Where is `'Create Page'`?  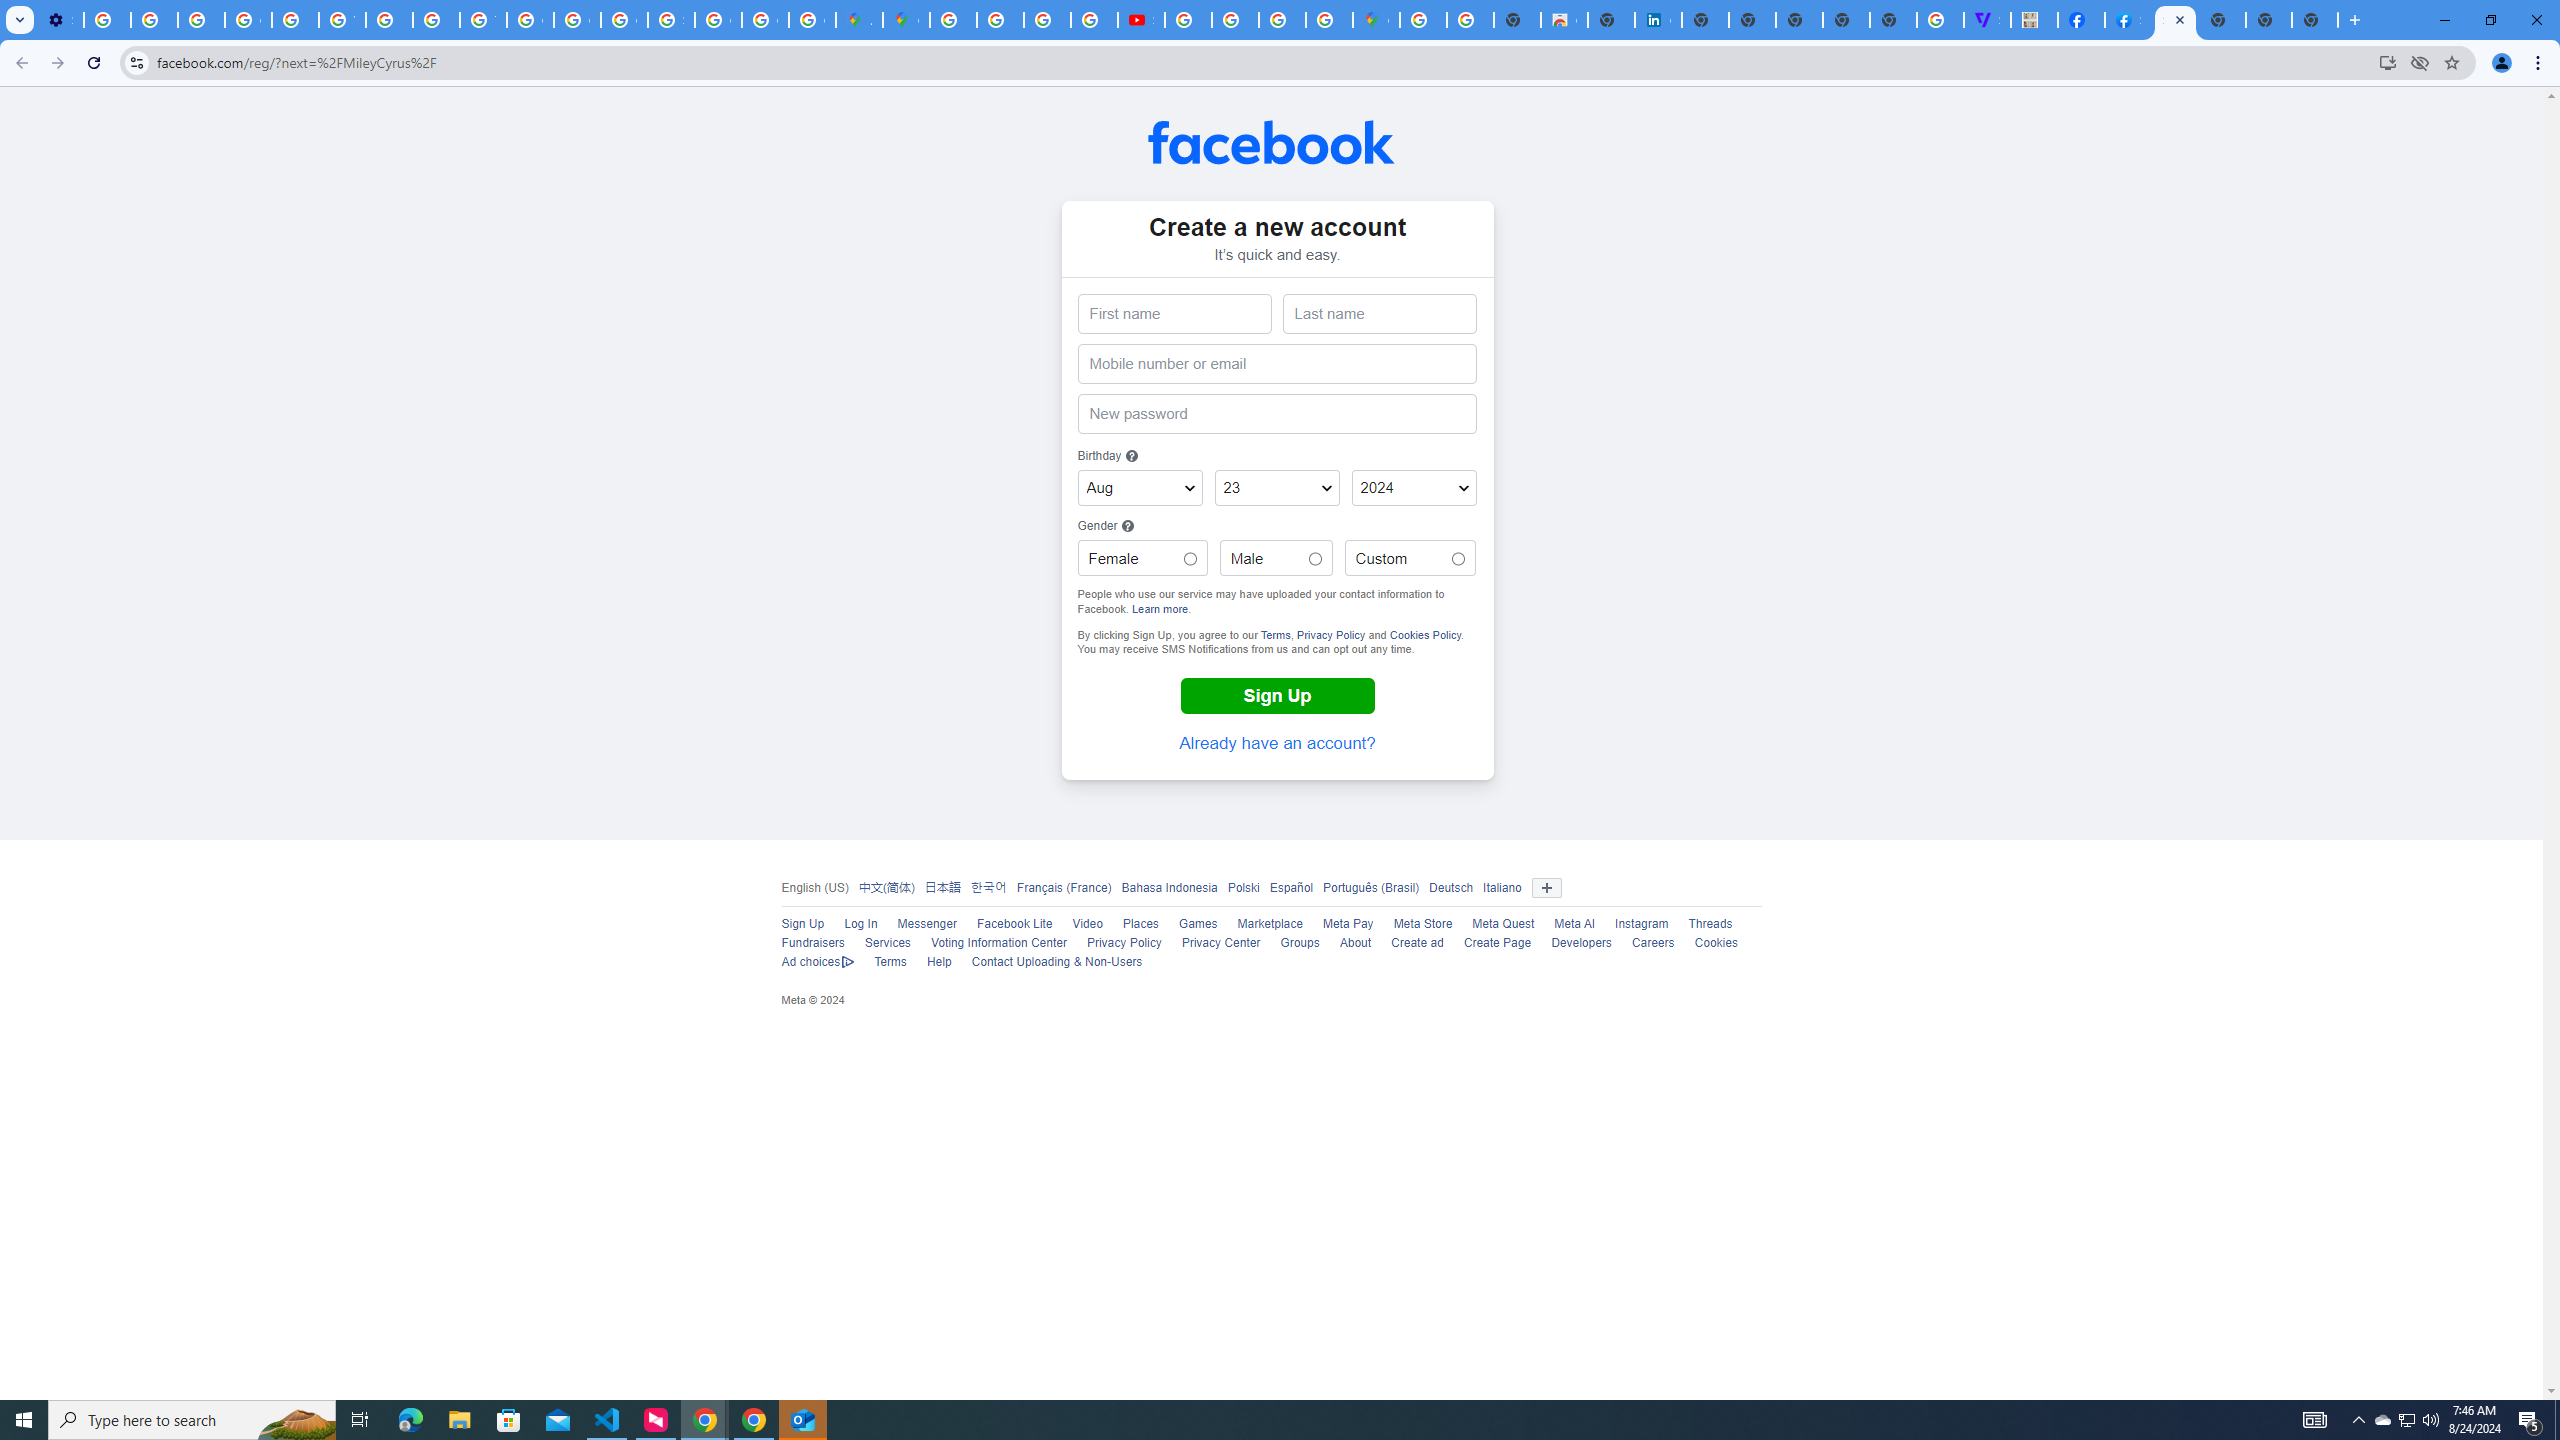 'Create Page' is located at coordinates (1496, 942).